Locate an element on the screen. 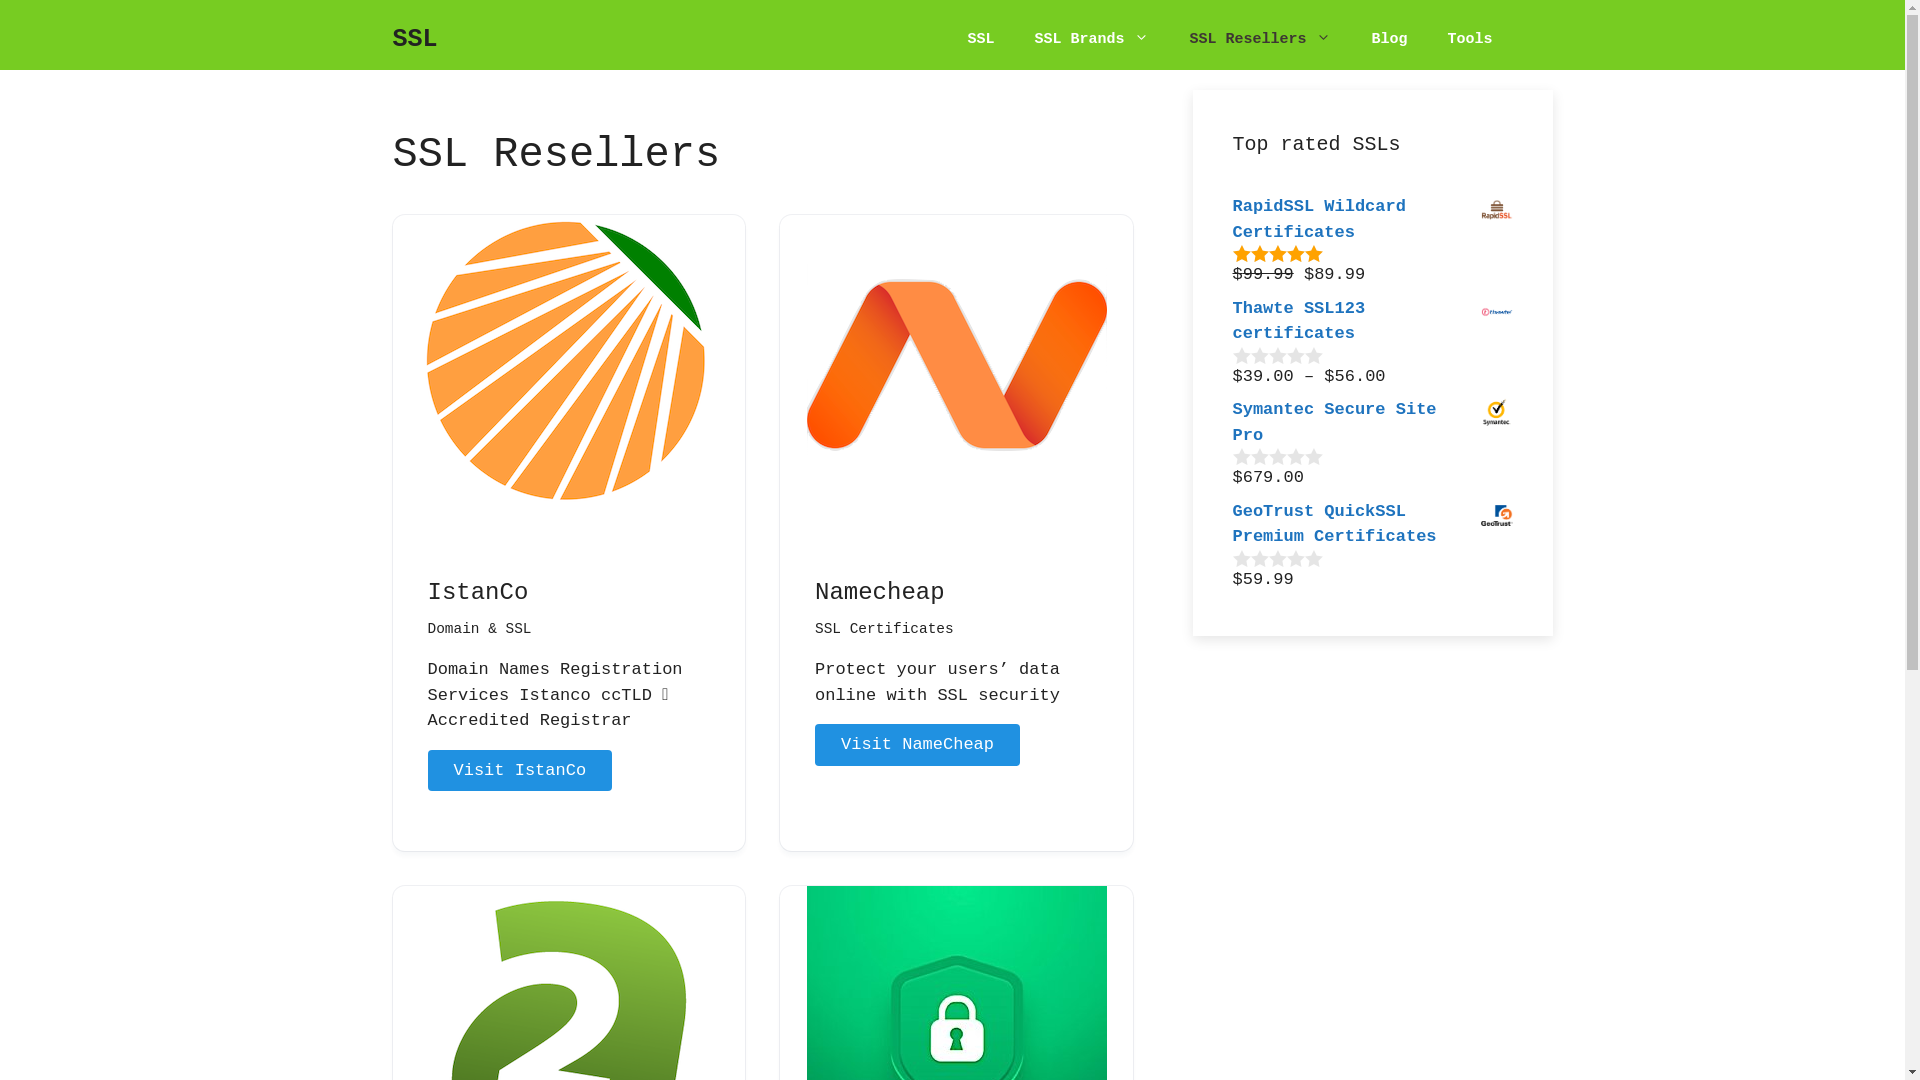 The image size is (1920, 1080). 'Visit NameCheap' is located at coordinates (916, 744).